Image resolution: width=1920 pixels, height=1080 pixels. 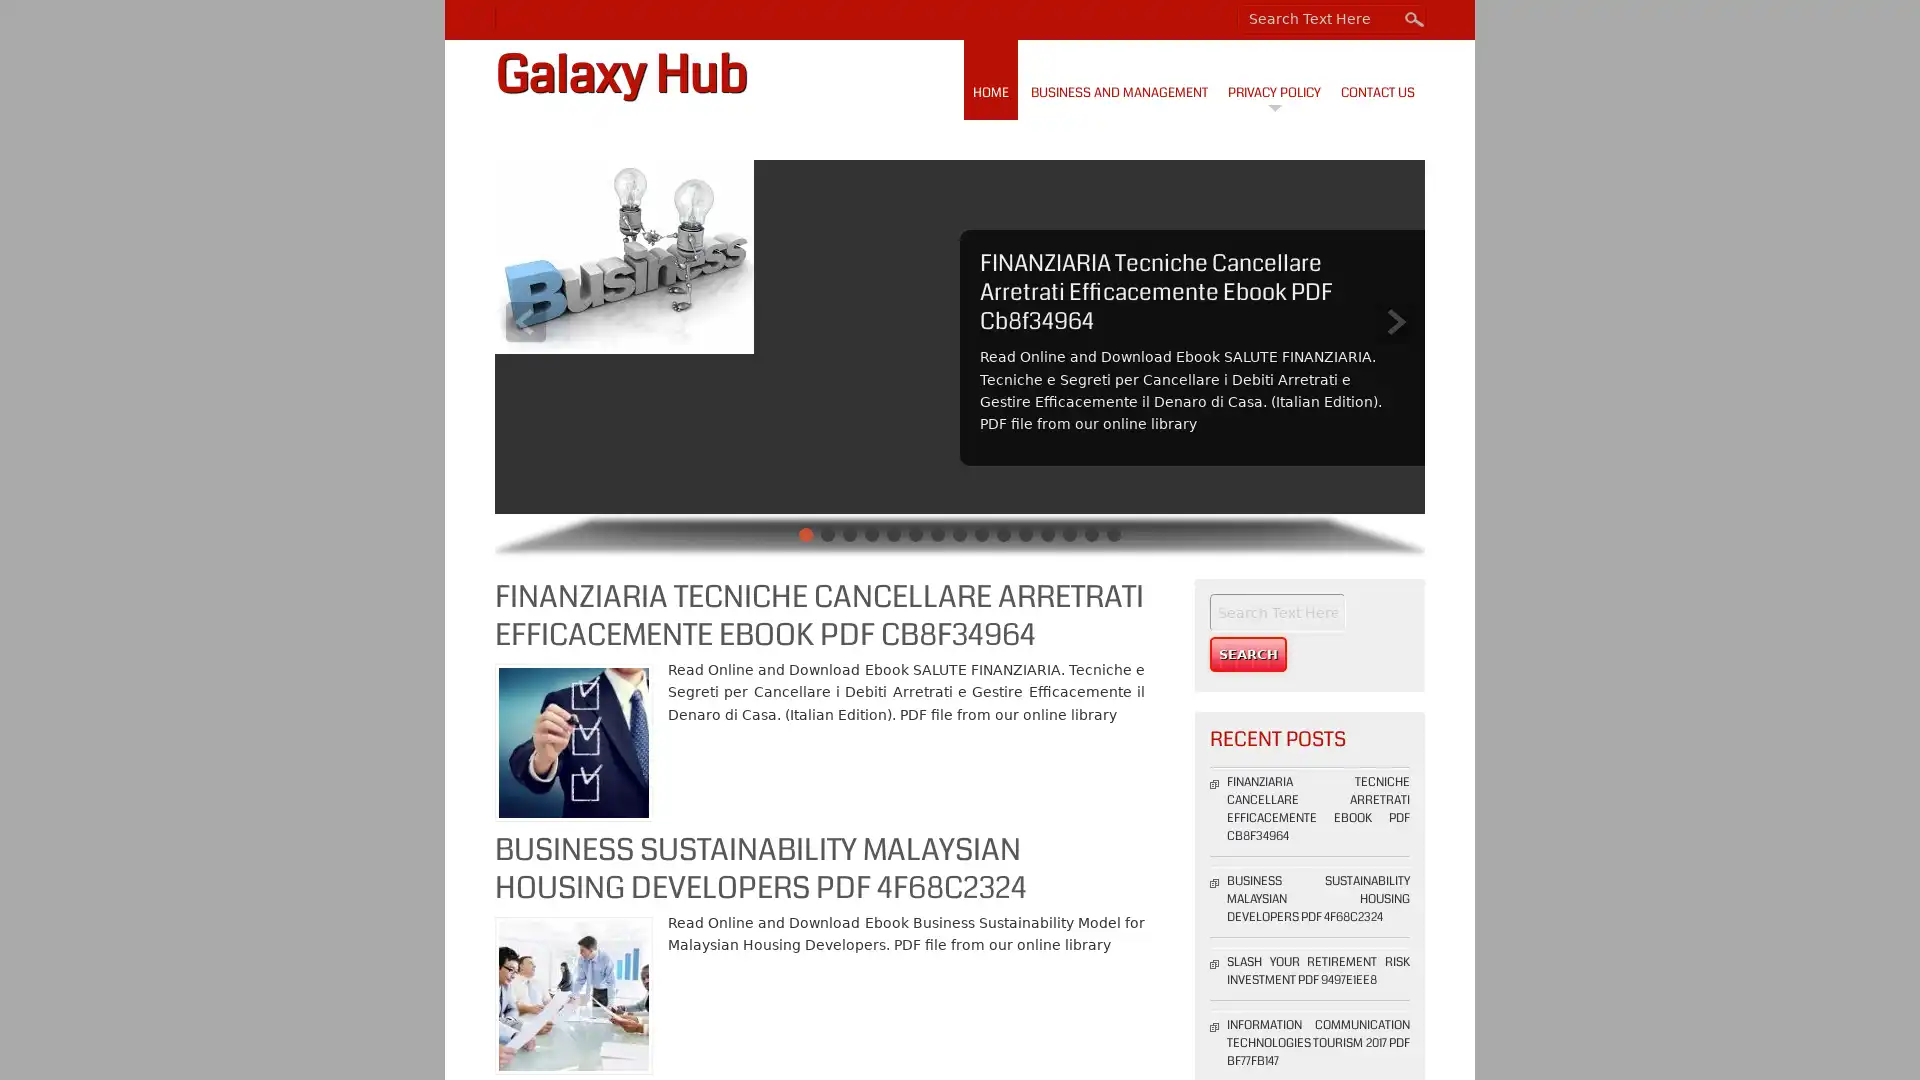 I want to click on Search, so click(x=1247, y=654).